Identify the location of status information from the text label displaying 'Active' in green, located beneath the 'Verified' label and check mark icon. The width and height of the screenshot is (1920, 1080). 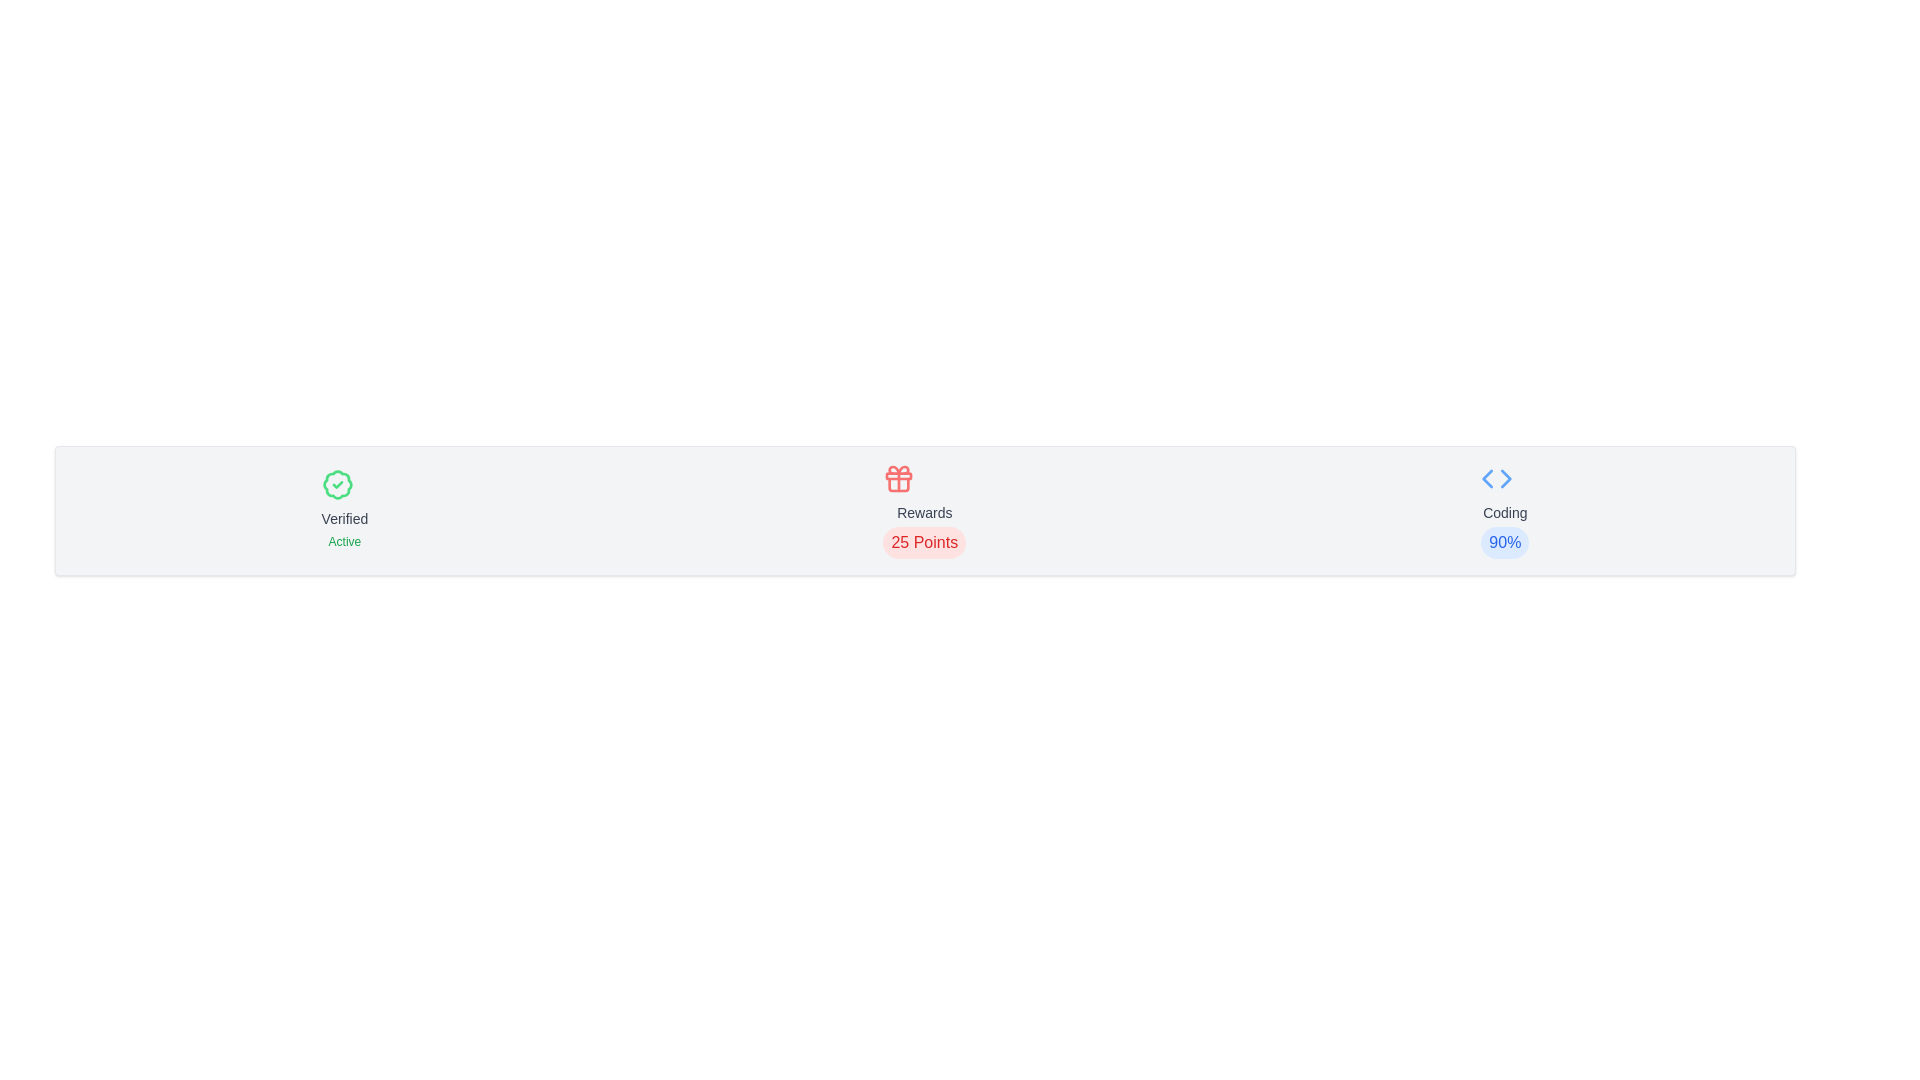
(344, 542).